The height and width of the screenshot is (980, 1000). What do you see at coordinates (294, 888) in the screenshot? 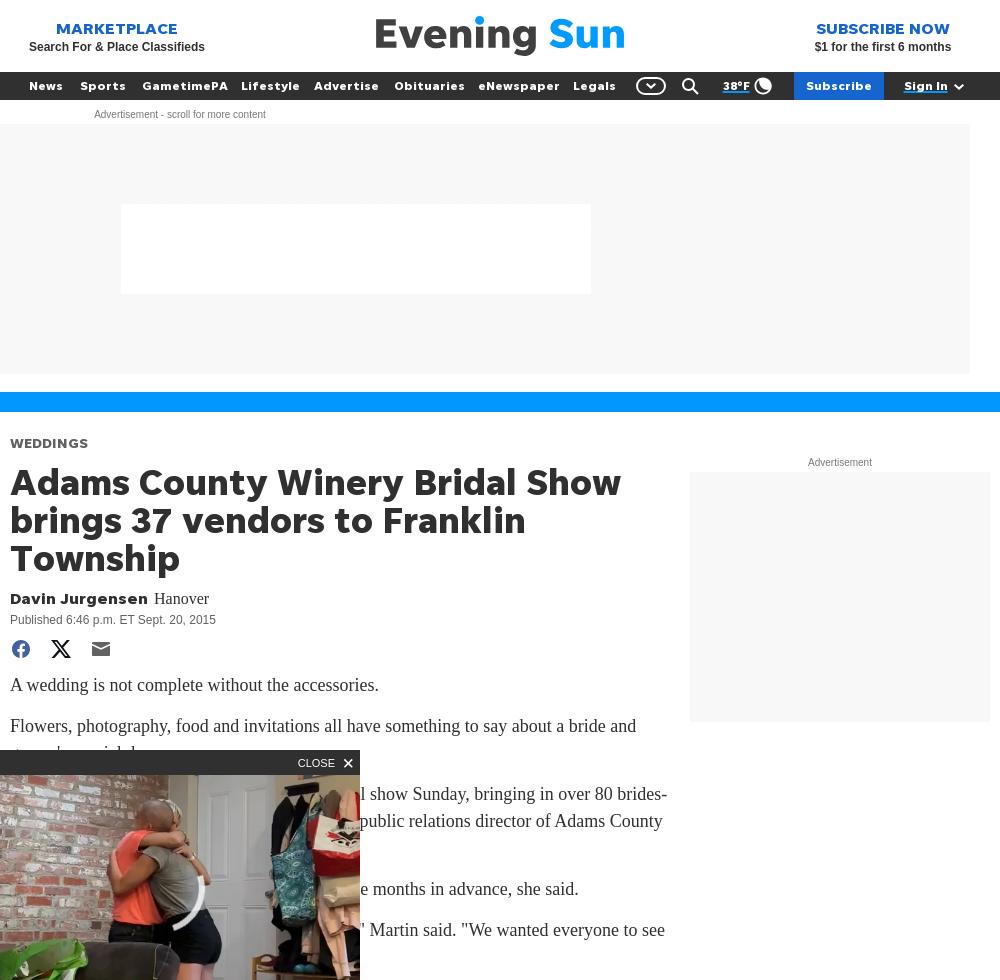
I see `'Martin created the event and started planning five months in advance, she said.'` at bounding box center [294, 888].